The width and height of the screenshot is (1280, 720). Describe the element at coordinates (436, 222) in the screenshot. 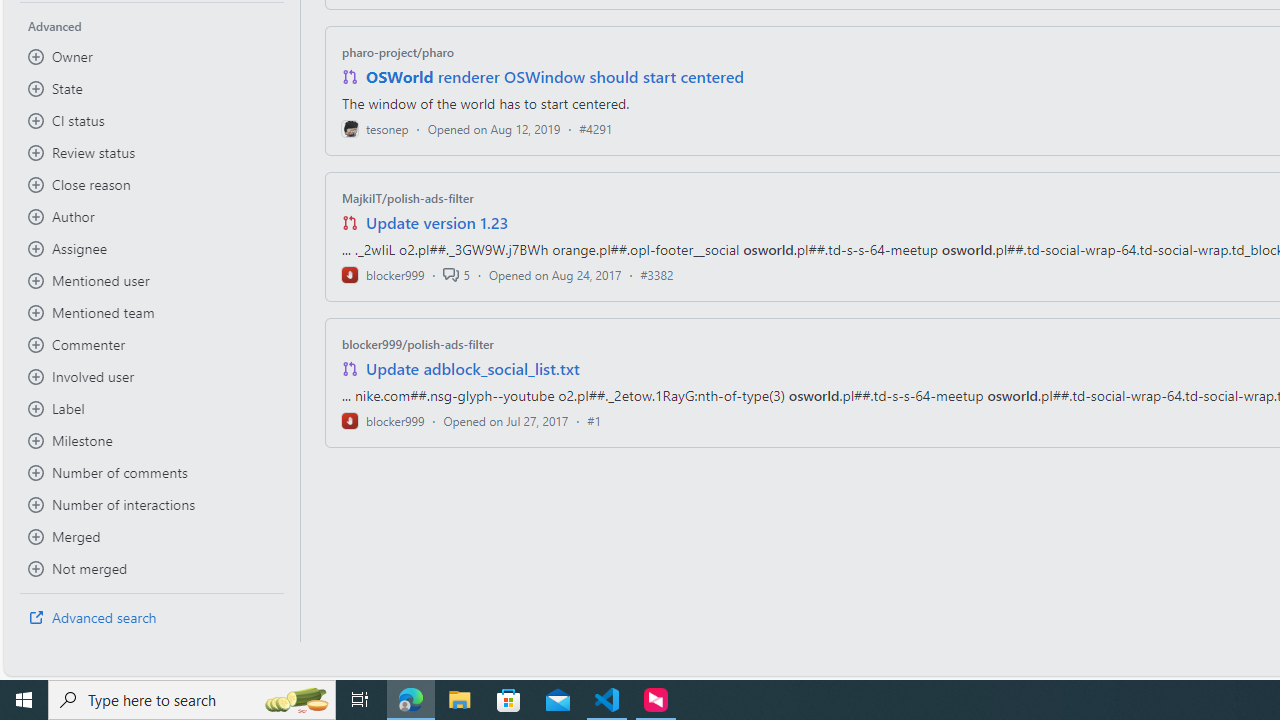

I see `'Update version 1.23'` at that location.